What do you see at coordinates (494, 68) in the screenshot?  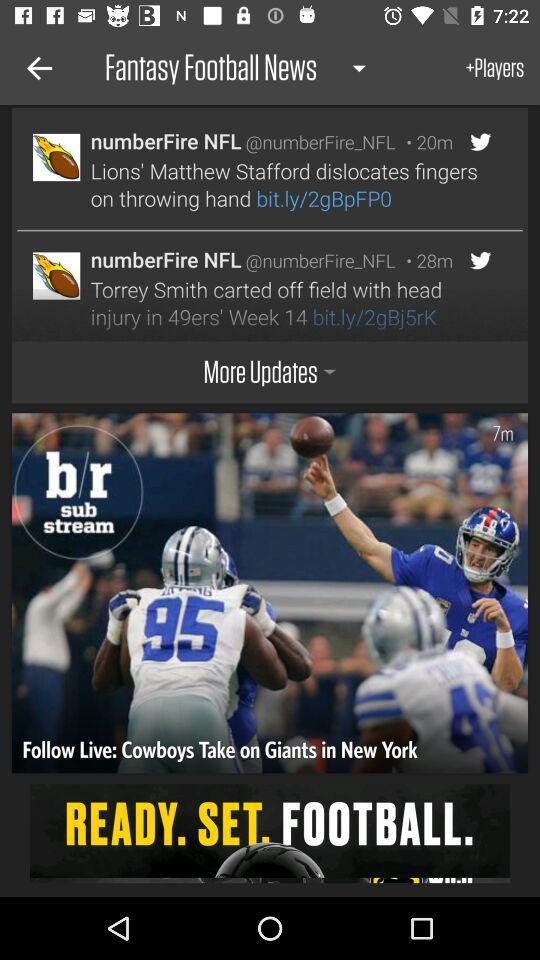 I see `+players icon` at bounding box center [494, 68].